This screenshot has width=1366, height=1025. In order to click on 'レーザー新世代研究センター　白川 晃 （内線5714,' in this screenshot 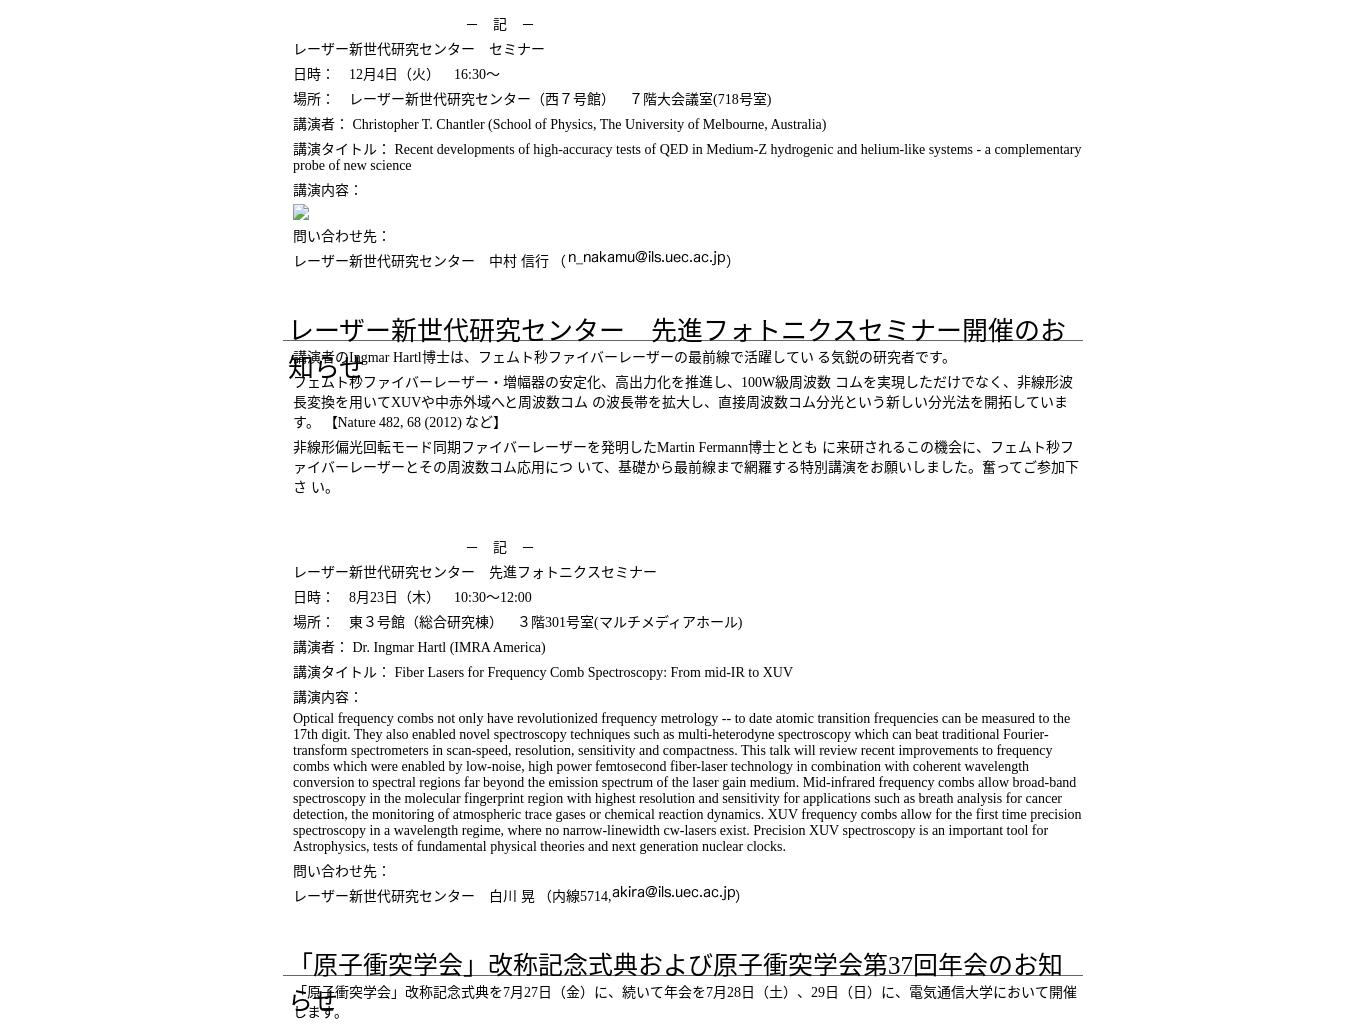, I will do `click(451, 895)`.